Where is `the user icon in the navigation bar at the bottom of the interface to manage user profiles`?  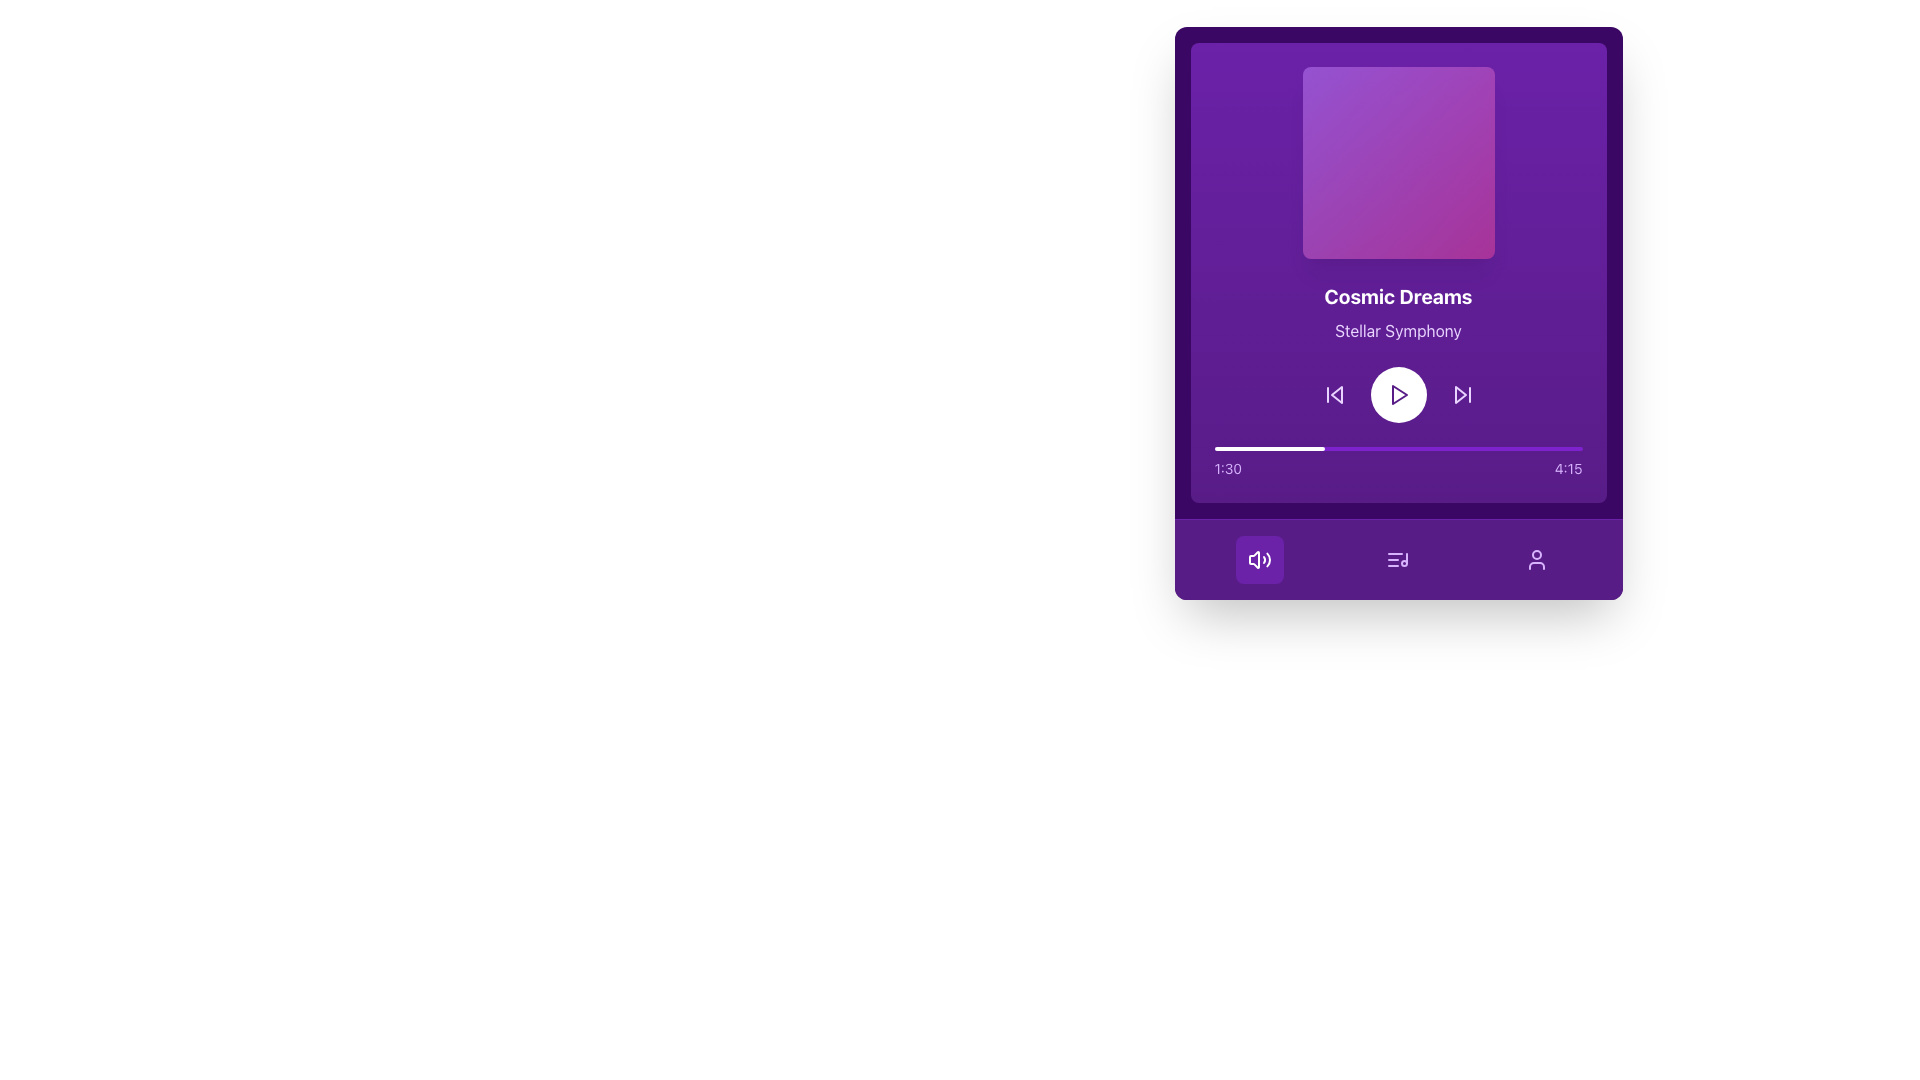 the user icon in the navigation bar at the bottom of the interface to manage user profiles is located at coordinates (1397, 559).